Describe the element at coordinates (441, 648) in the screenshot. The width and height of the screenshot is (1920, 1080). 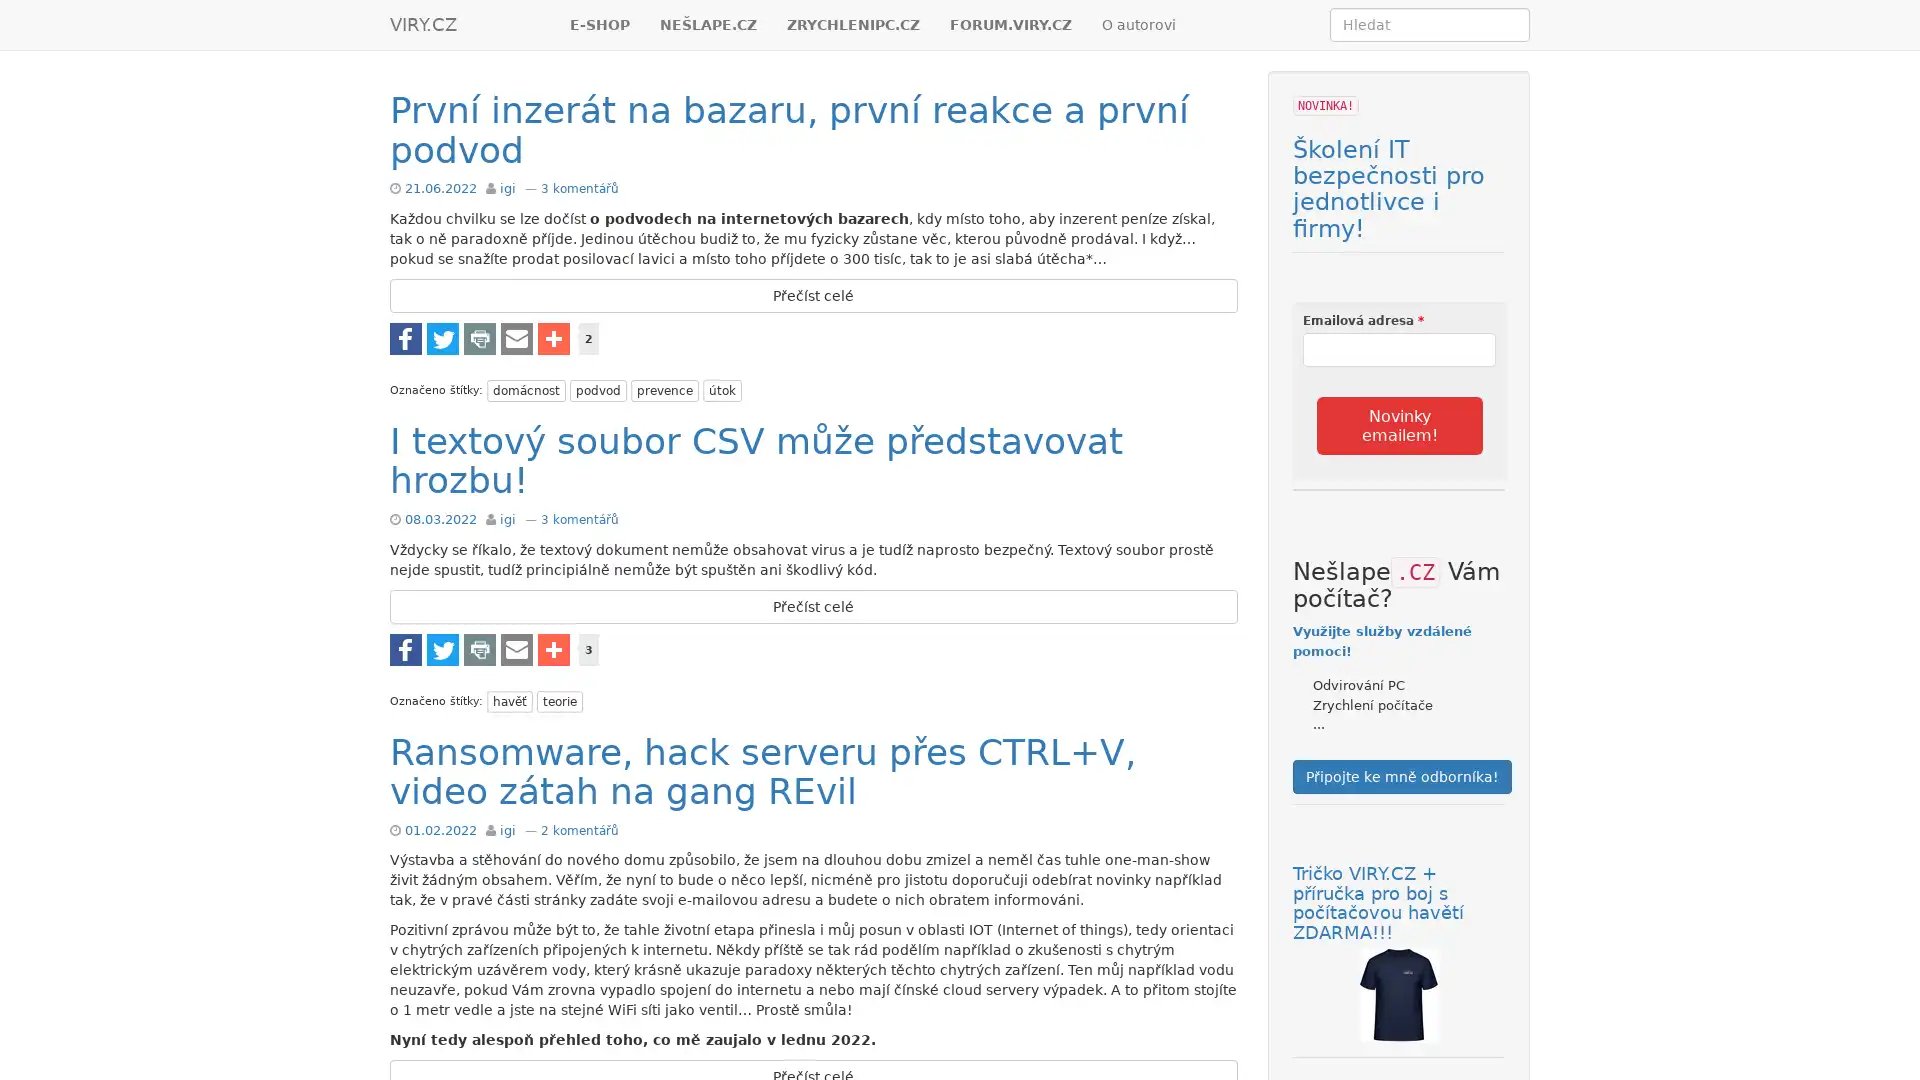
I see `Share to Twitter` at that location.